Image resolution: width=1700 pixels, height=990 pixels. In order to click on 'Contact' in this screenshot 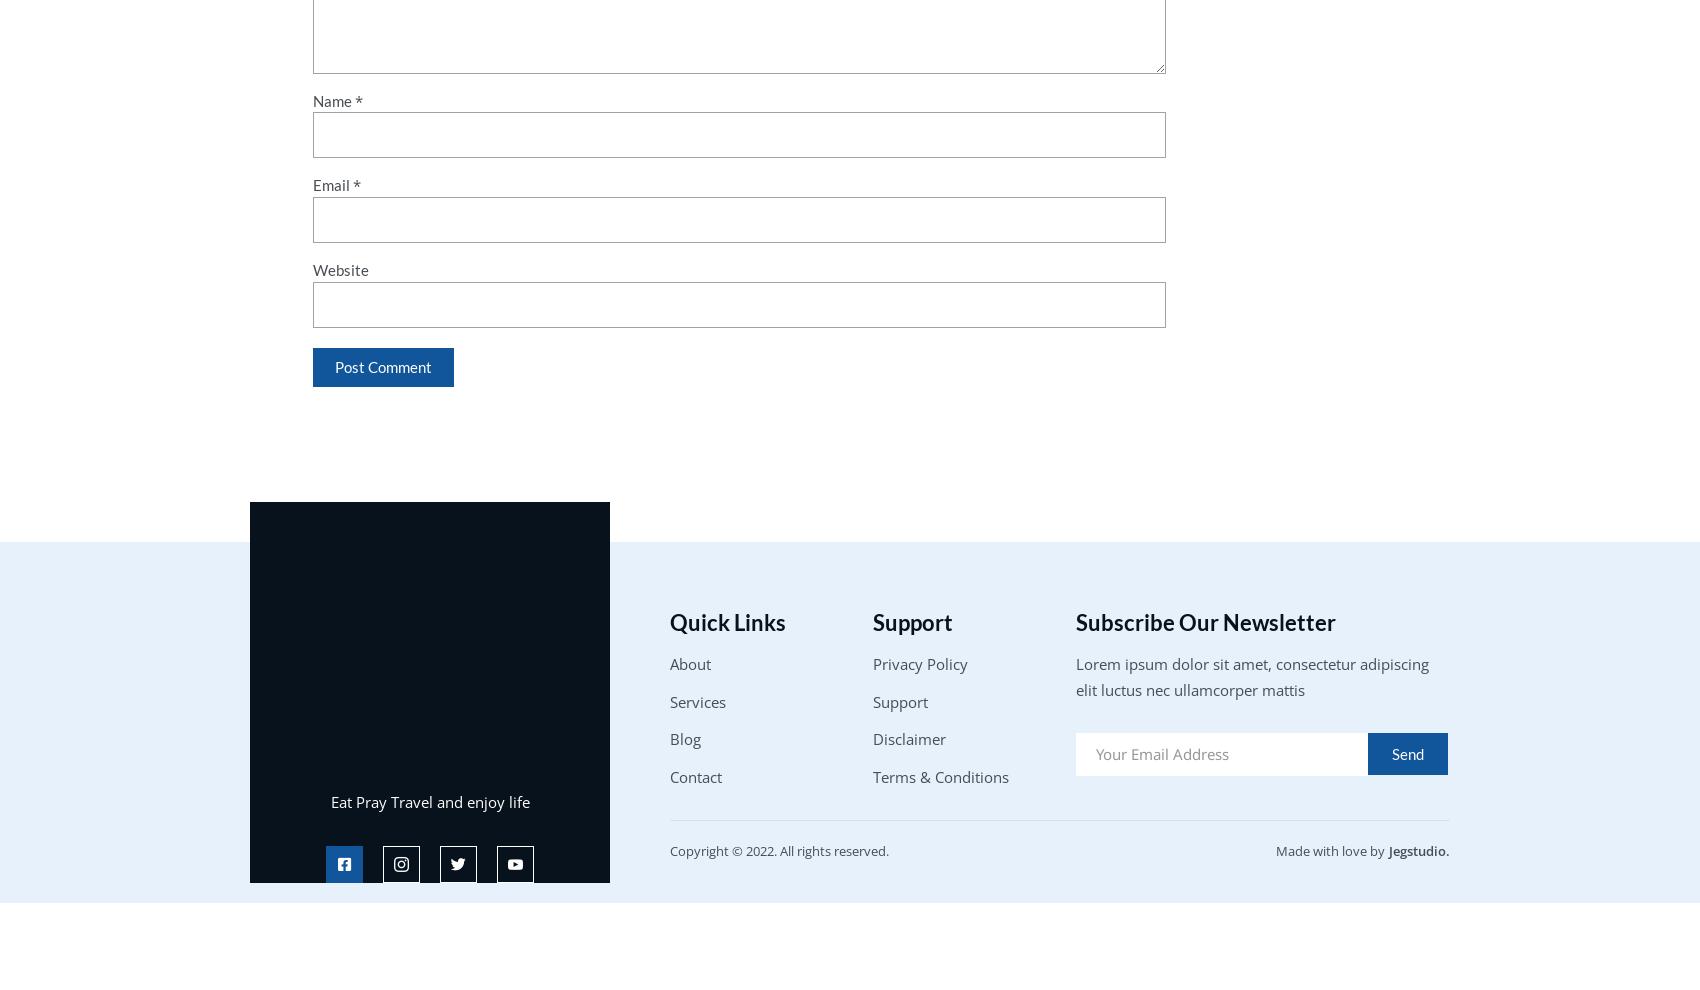, I will do `click(669, 775)`.